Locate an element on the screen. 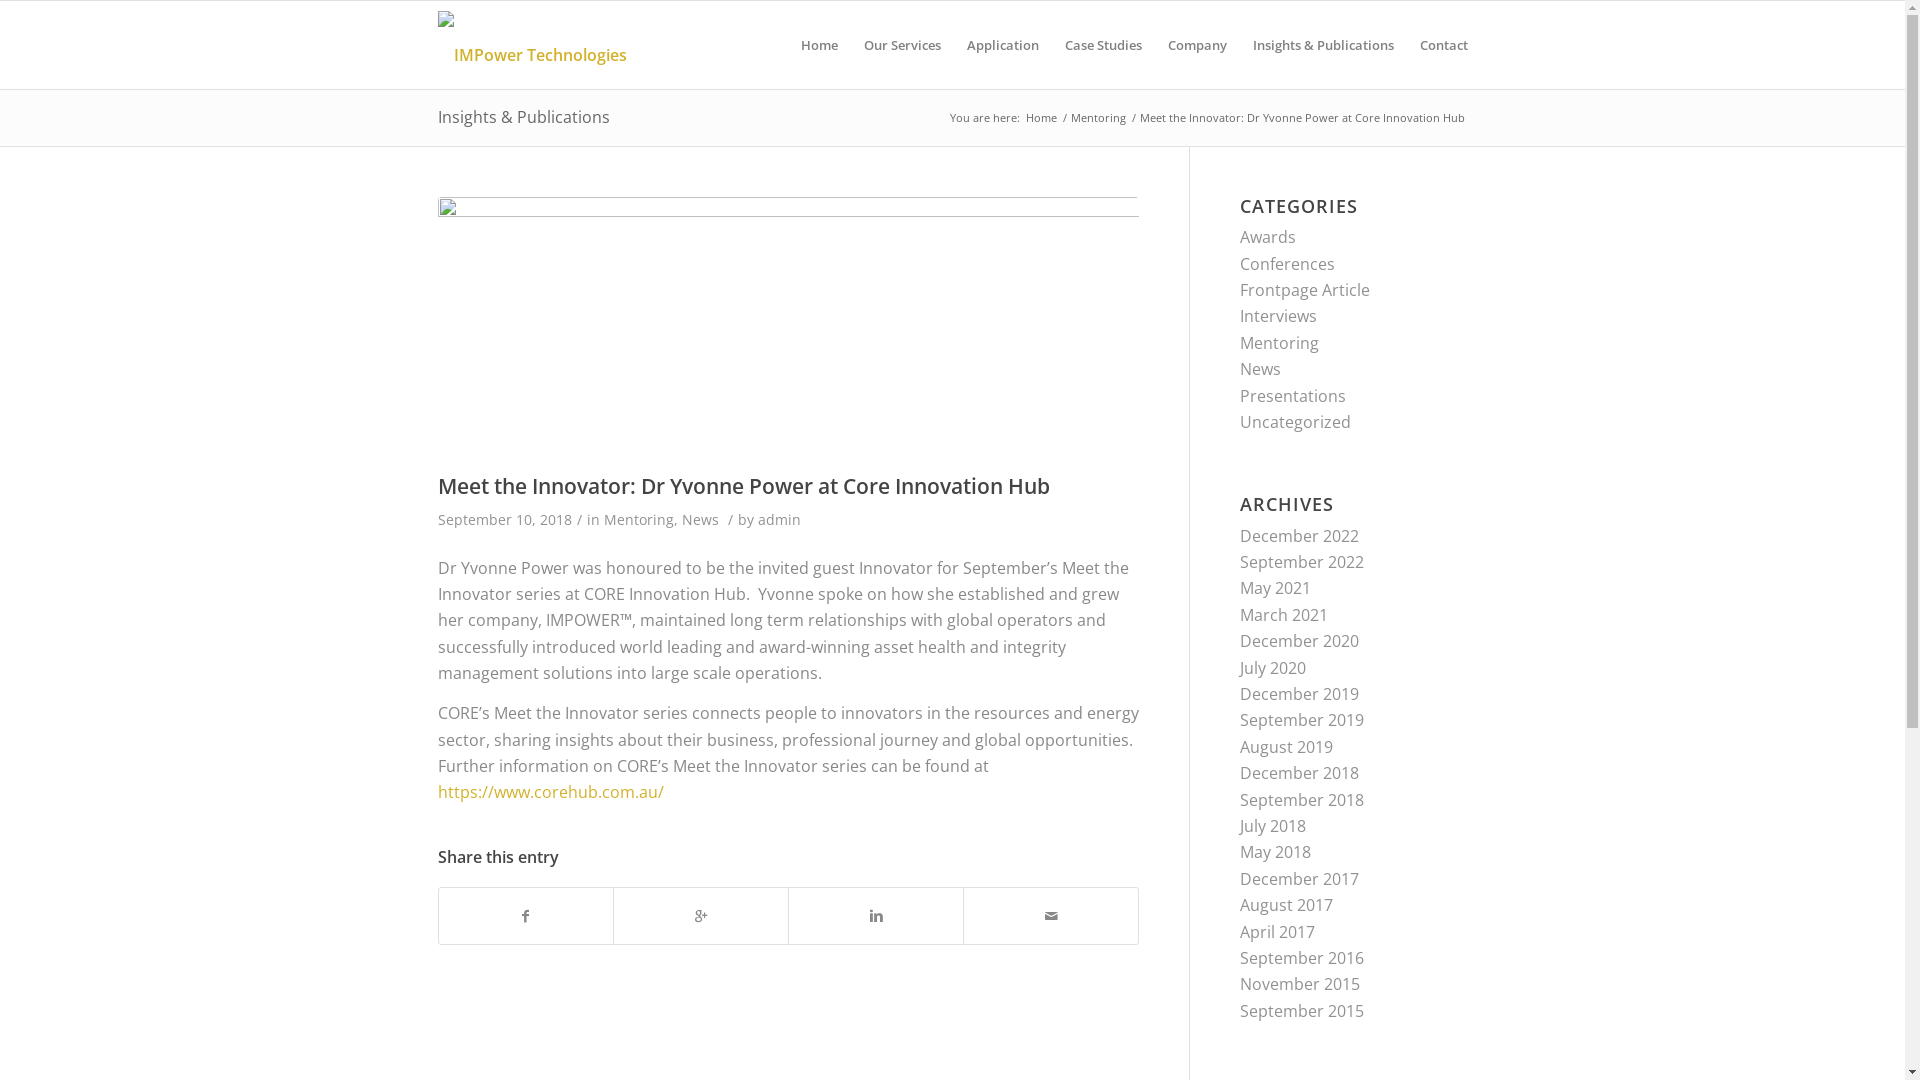 The width and height of the screenshot is (1920, 1080). 'March 2021' is located at coordinates (1283, 613).